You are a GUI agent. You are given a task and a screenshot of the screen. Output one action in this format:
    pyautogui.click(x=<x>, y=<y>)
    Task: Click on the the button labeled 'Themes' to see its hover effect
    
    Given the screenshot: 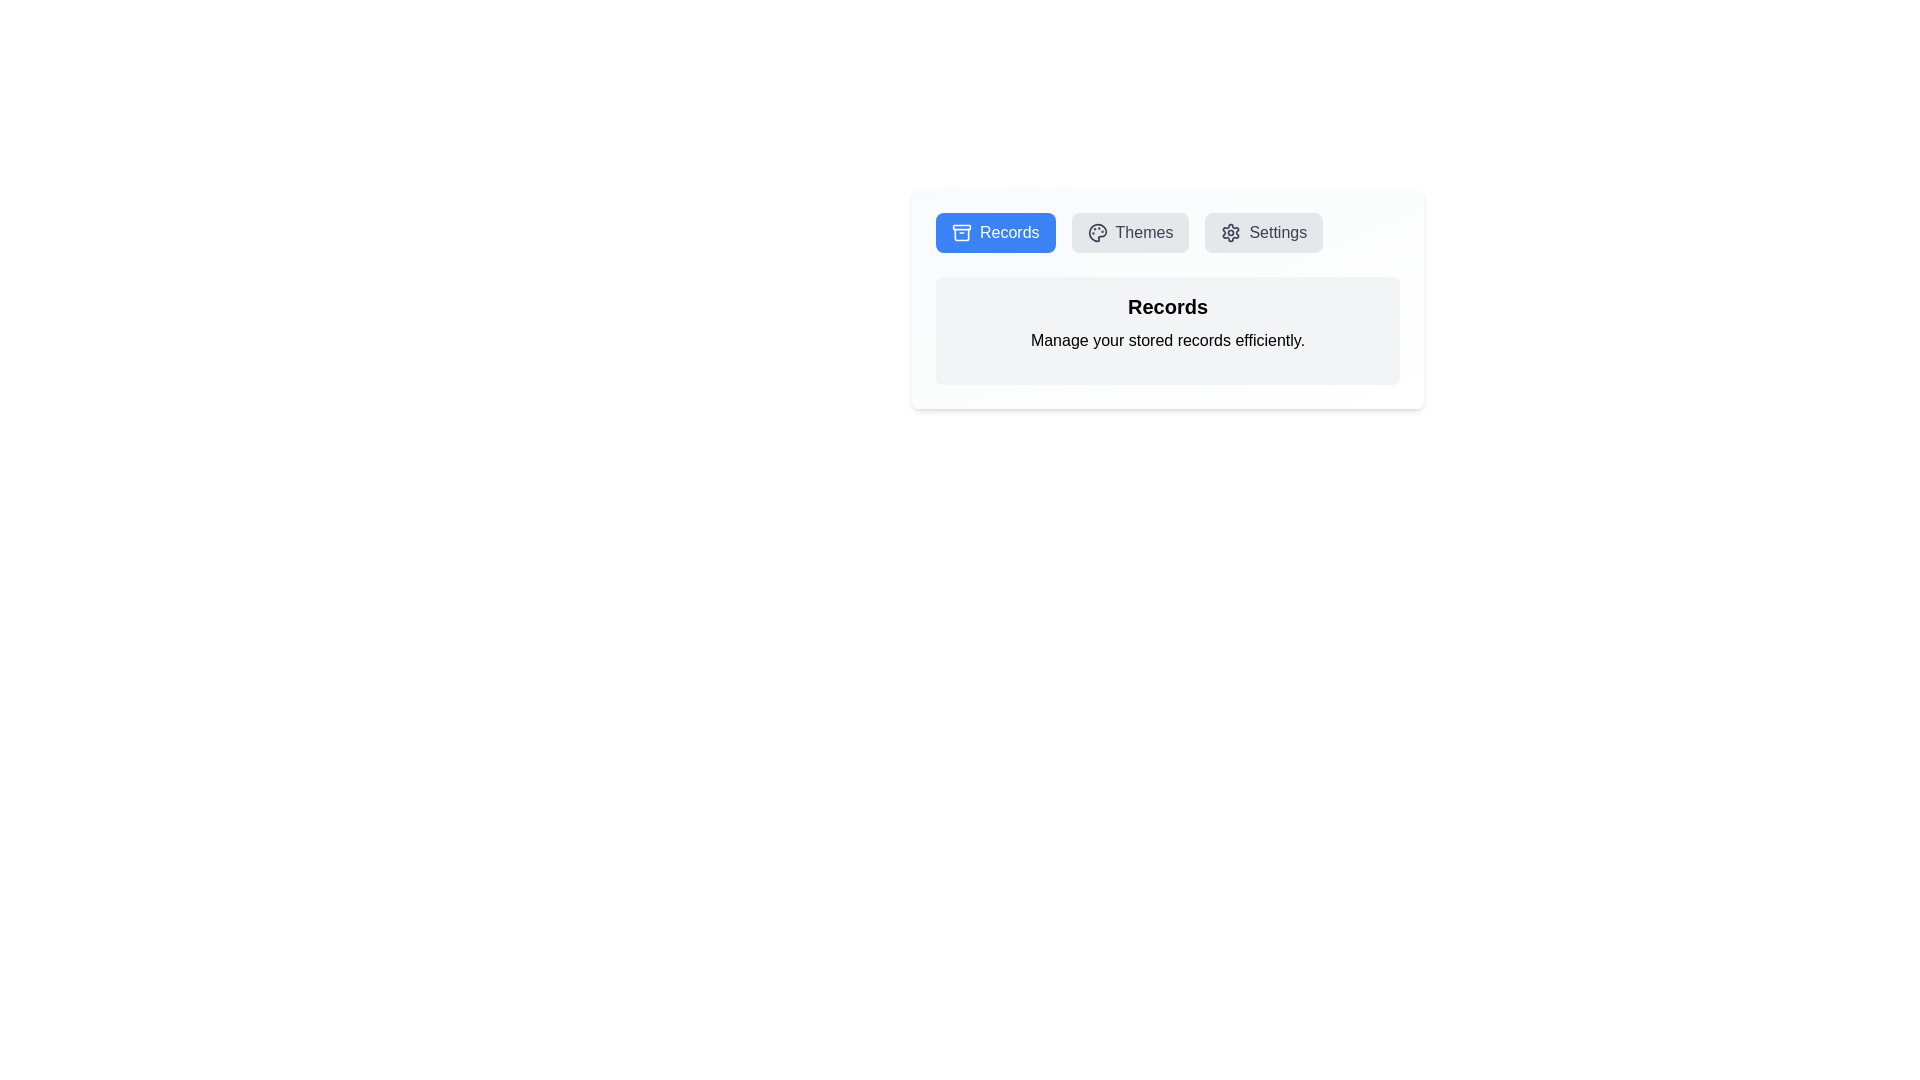 What is the action you would take?
    pyautogui.click(x=1130, y=231)
    